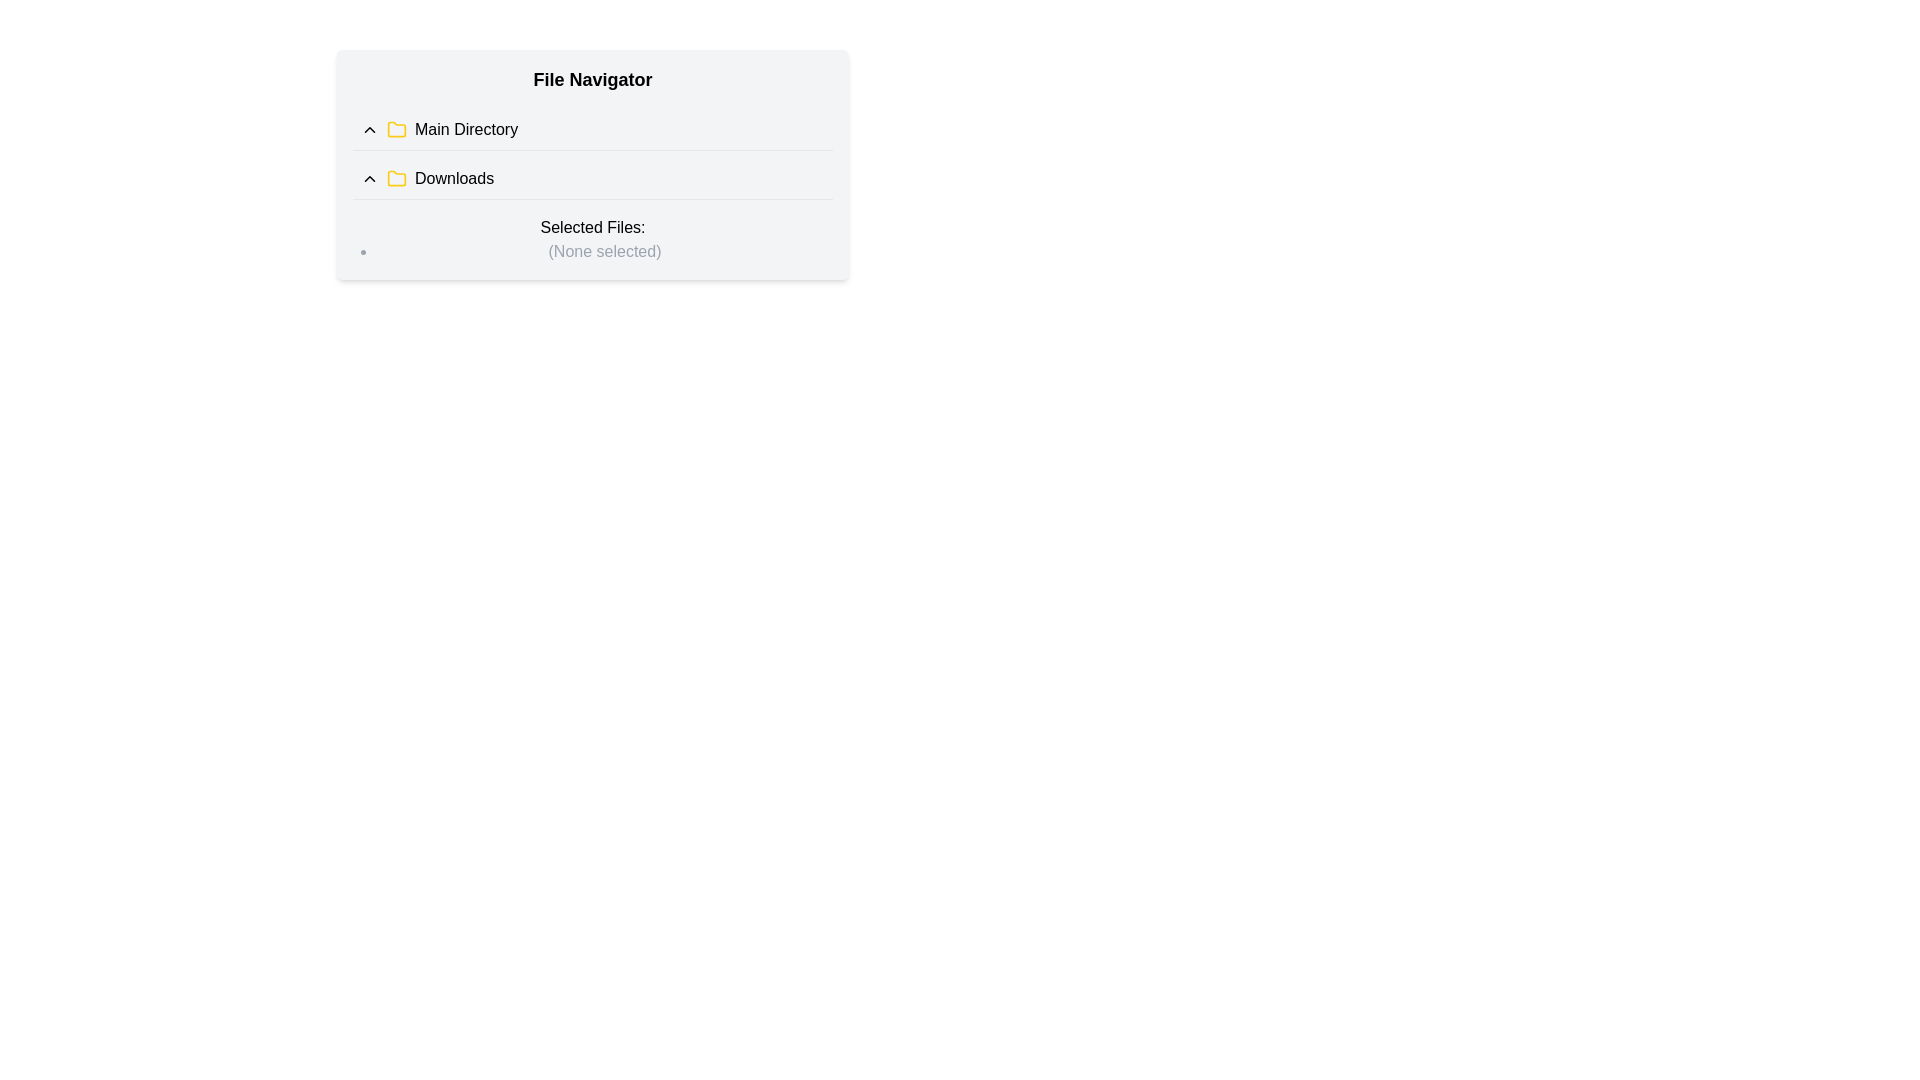 This screenshot has width=1920, height=1080. What do you see at coordinates (397, 130) in the screenshot?
I see `the folder icon representing the 'Main Directory' in the 'File Navigator' section to visually identify it alongside the interactive arrow icon` at bounding box center [397, 130].